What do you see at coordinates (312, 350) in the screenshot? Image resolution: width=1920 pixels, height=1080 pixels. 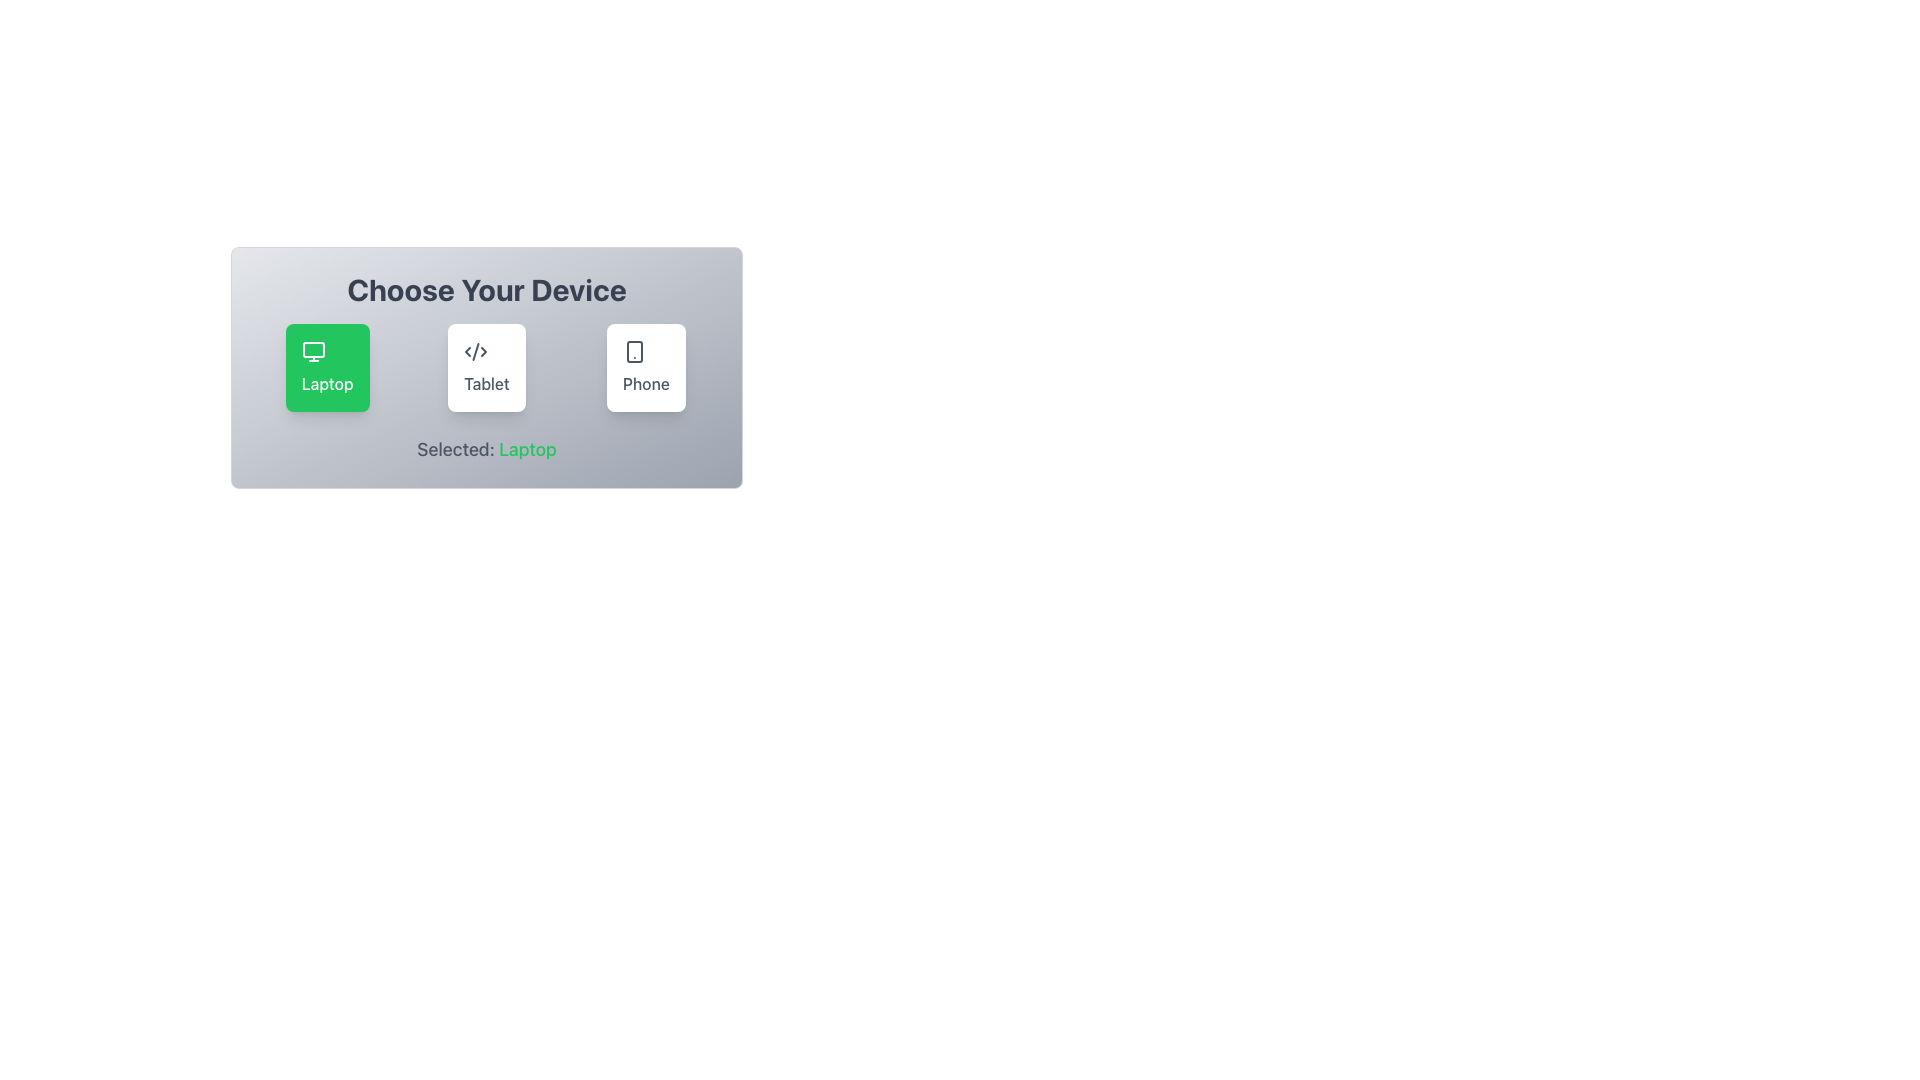 I see `the monitor icon, which is part of the 'Laptop' button with a green background, located under the 'Choose Your Device' heading` at bounding box center [312, 350].